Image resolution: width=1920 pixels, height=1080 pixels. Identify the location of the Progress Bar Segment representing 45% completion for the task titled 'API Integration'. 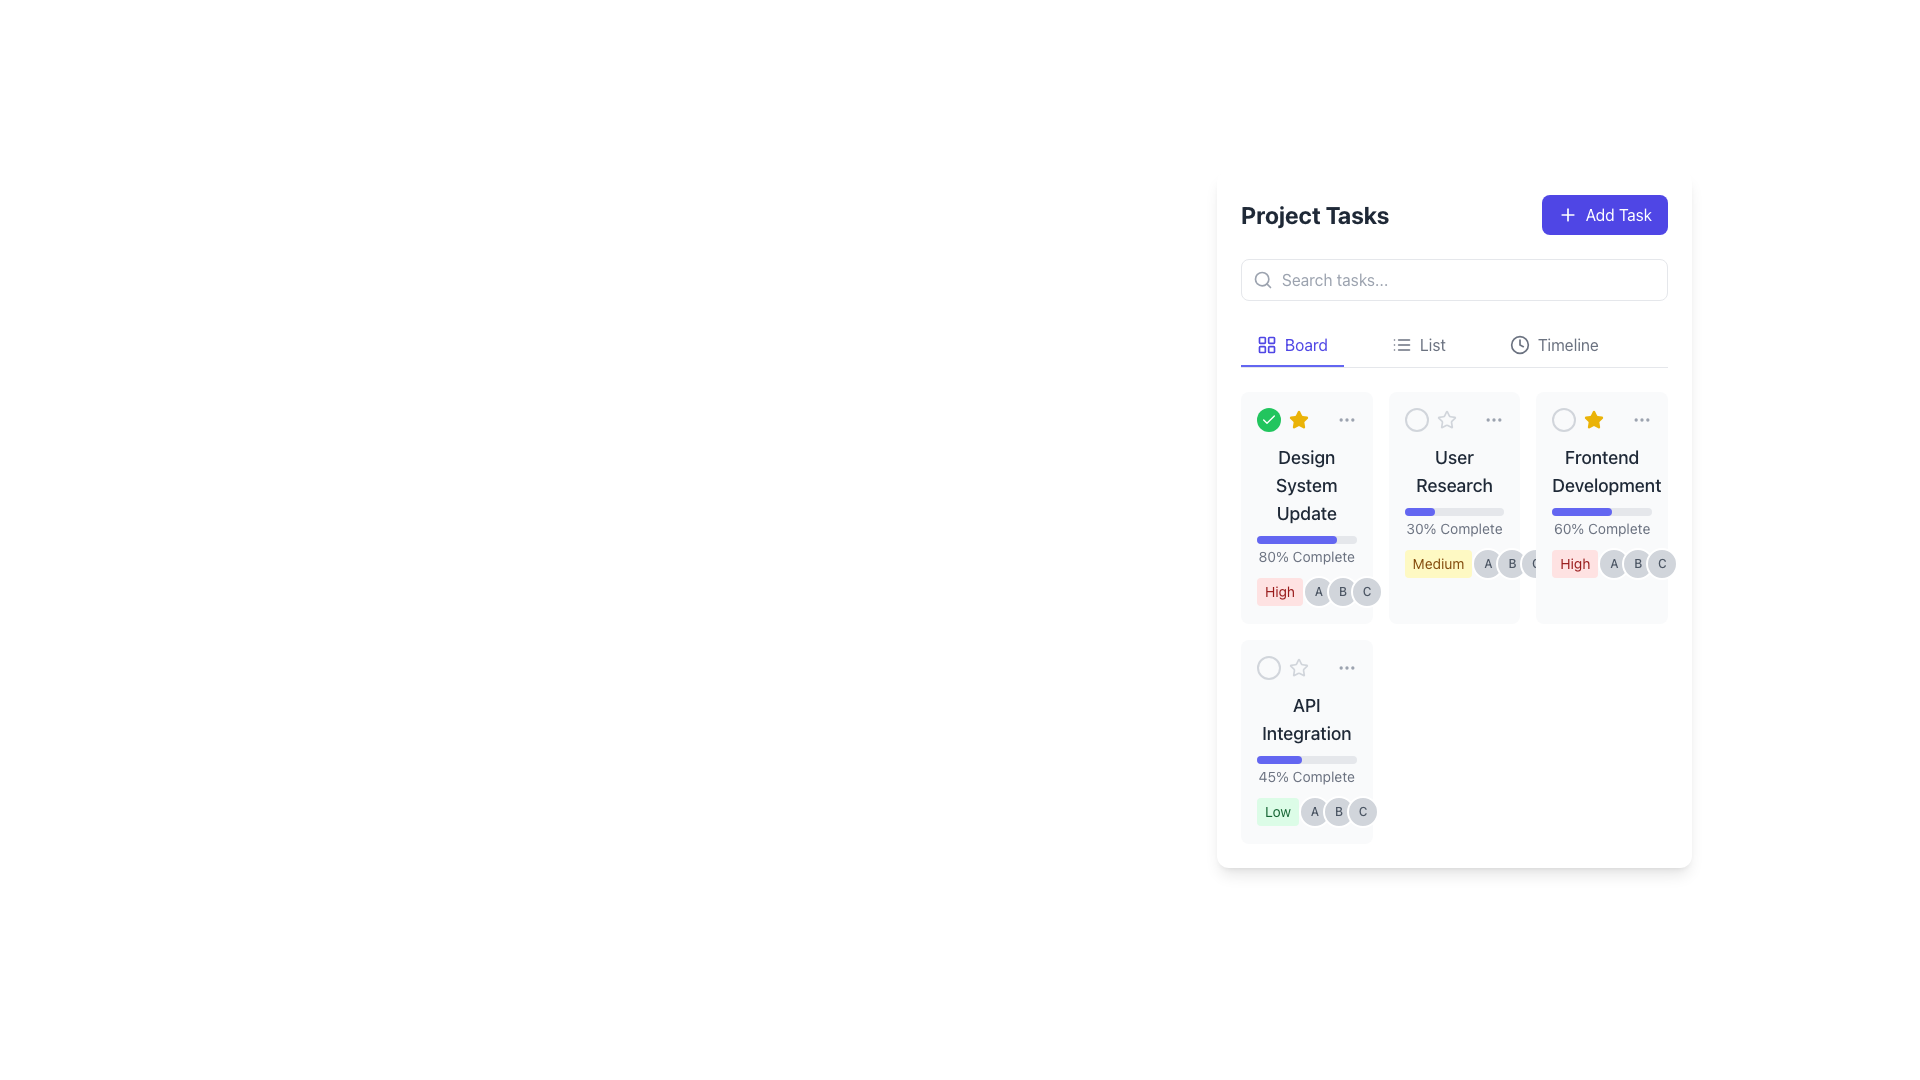
(1278, 759).